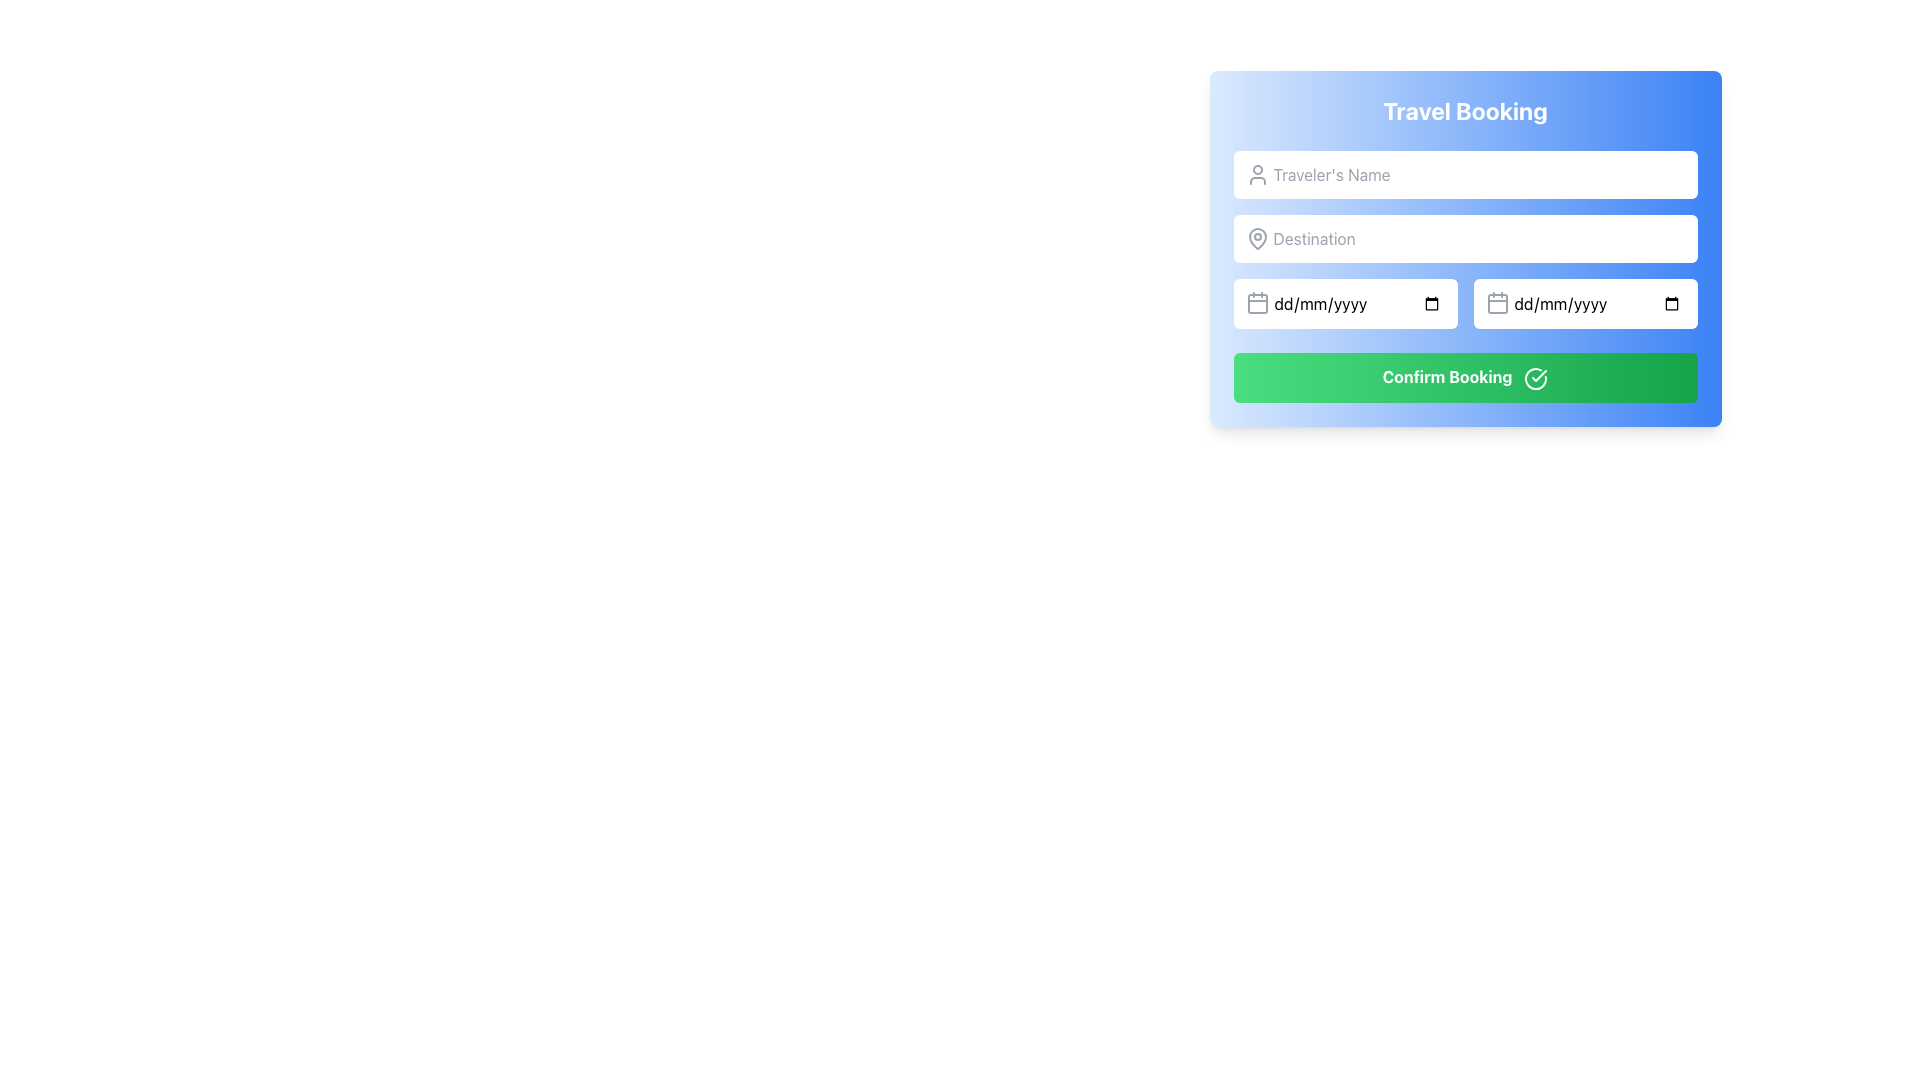 The height and width of the screenshot is (1080, 1920). What do you see at coordinates (1535, 378) in the screenshot?
I see `the outer circular stroke of the SVG icon that symbolizes a circle with a check mark, located next to the 'Confirm Booking' button` at bounding box center [1535, 378].